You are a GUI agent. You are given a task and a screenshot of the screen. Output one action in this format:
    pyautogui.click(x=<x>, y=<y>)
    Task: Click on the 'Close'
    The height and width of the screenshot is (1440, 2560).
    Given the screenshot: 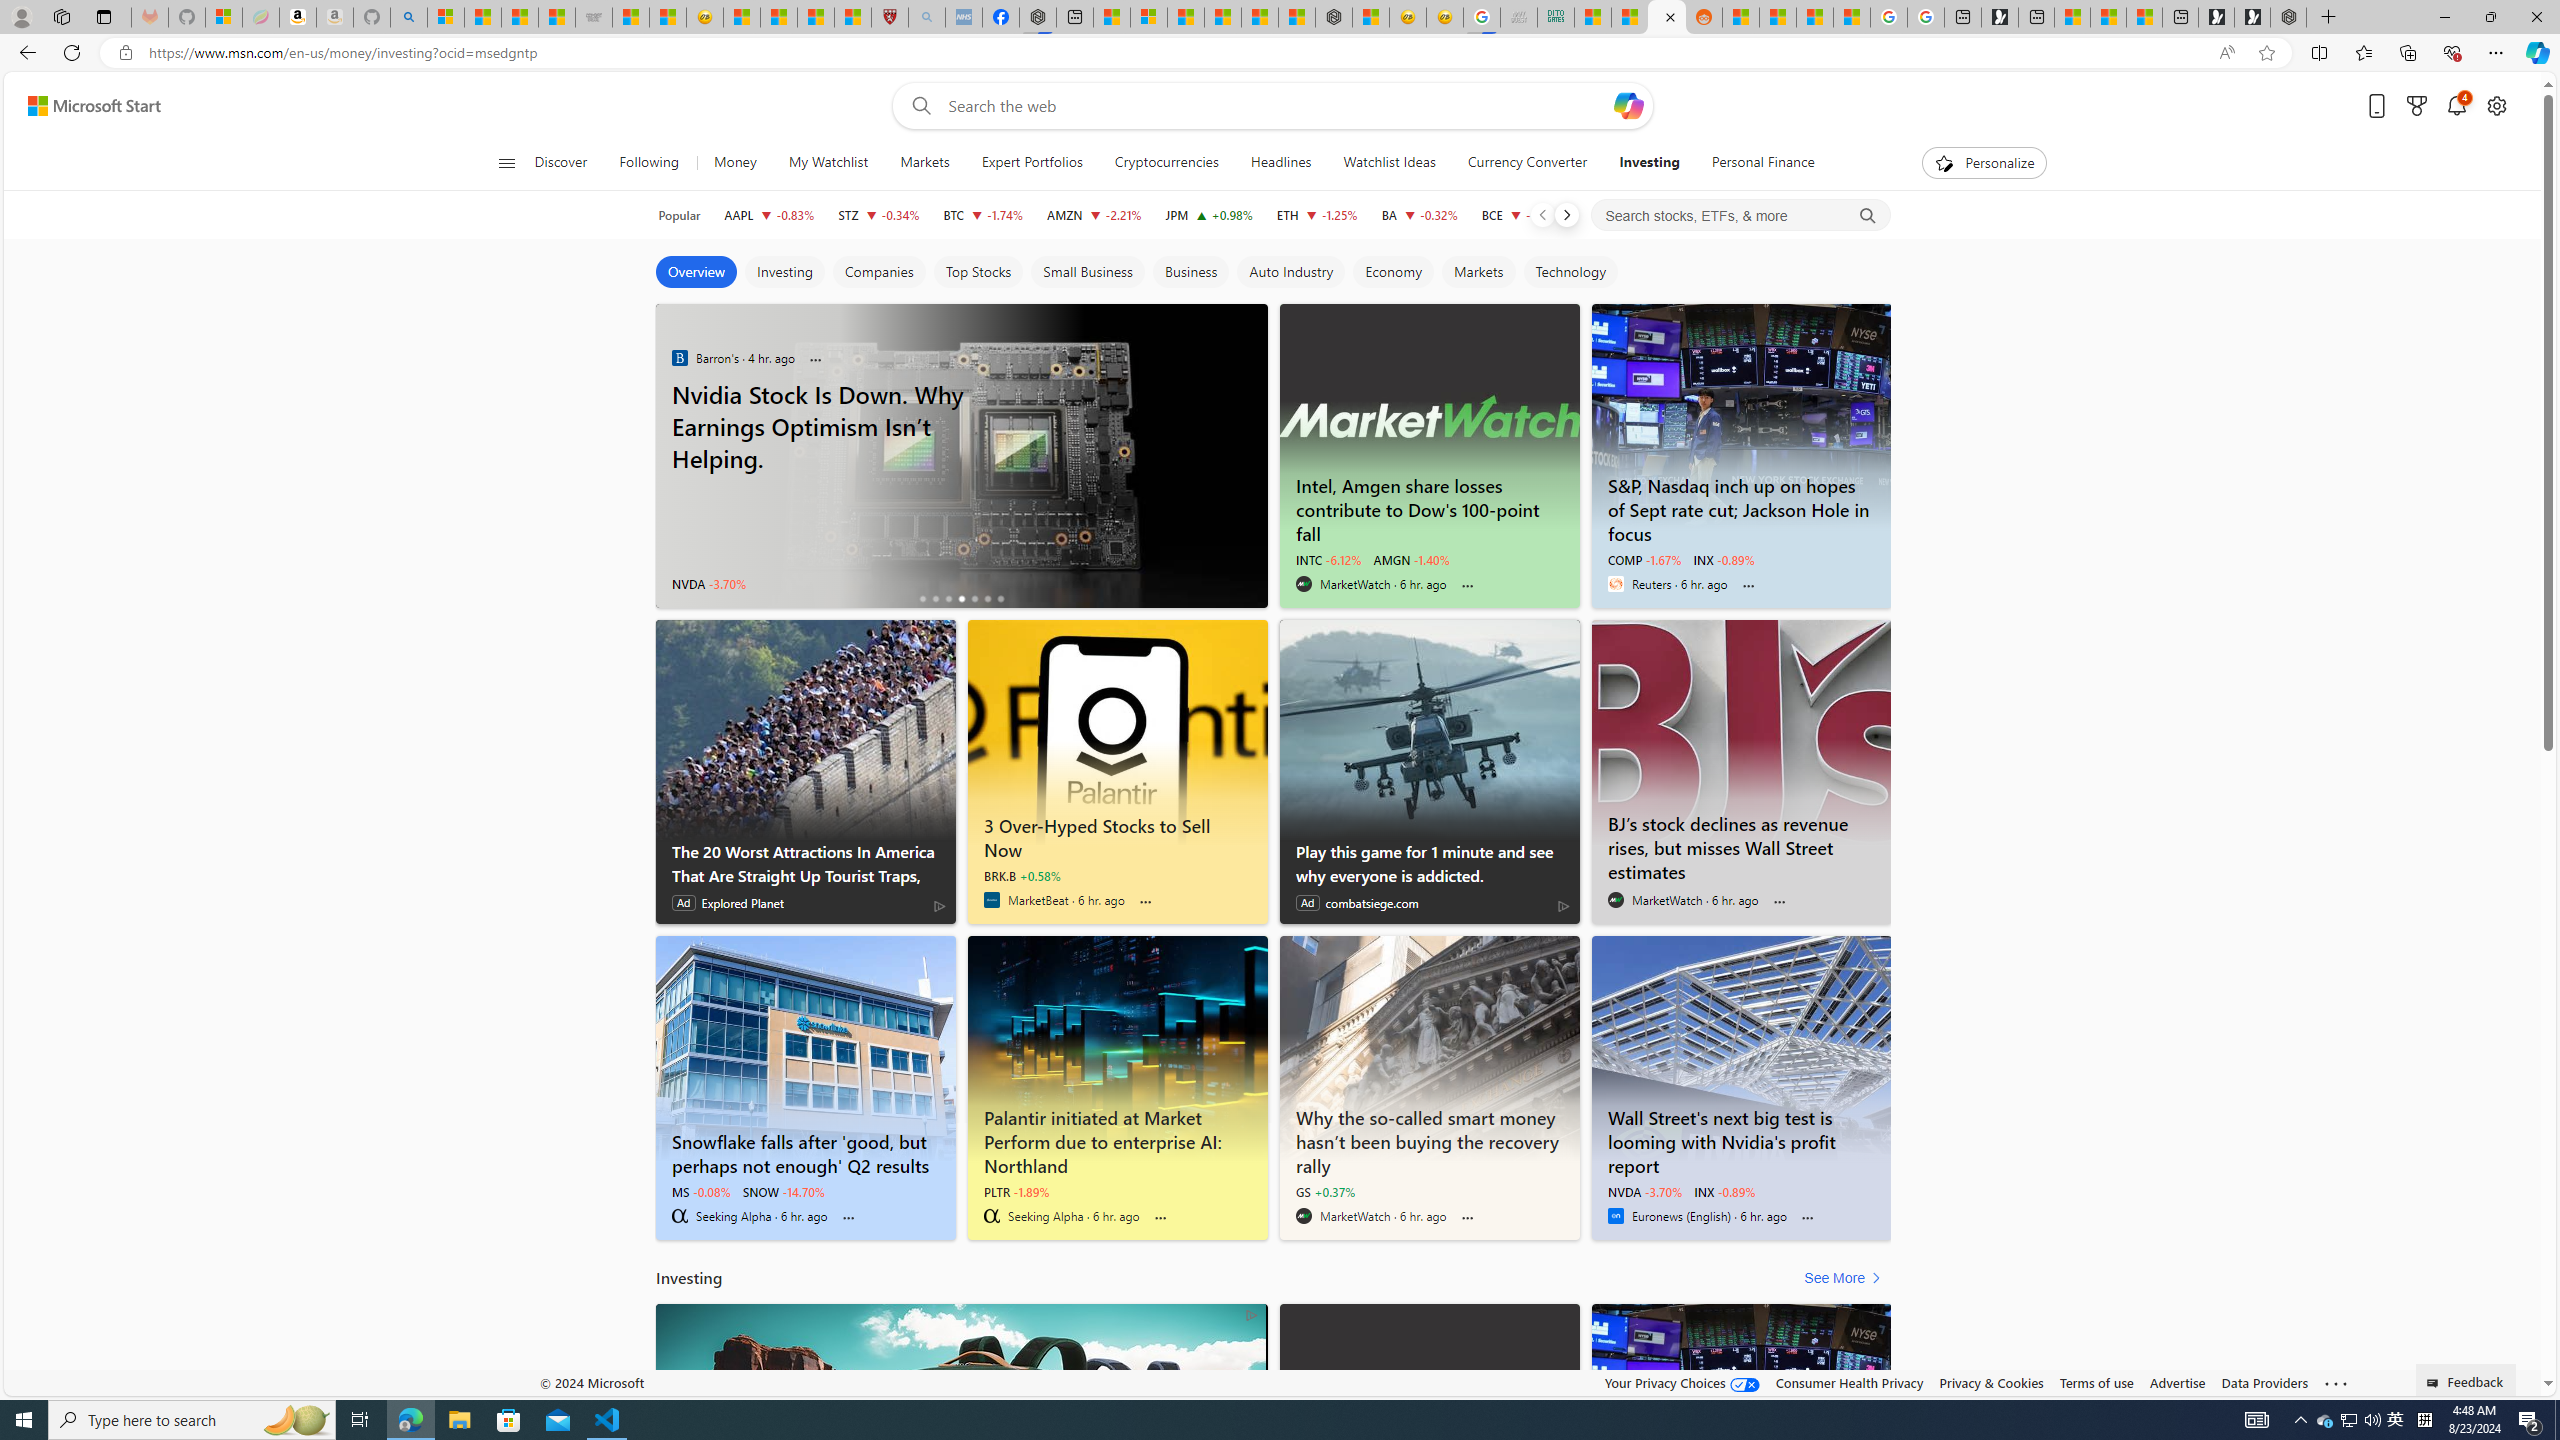 What is the action you would take?
    pyautogui.click(x=2535, y=16)
    